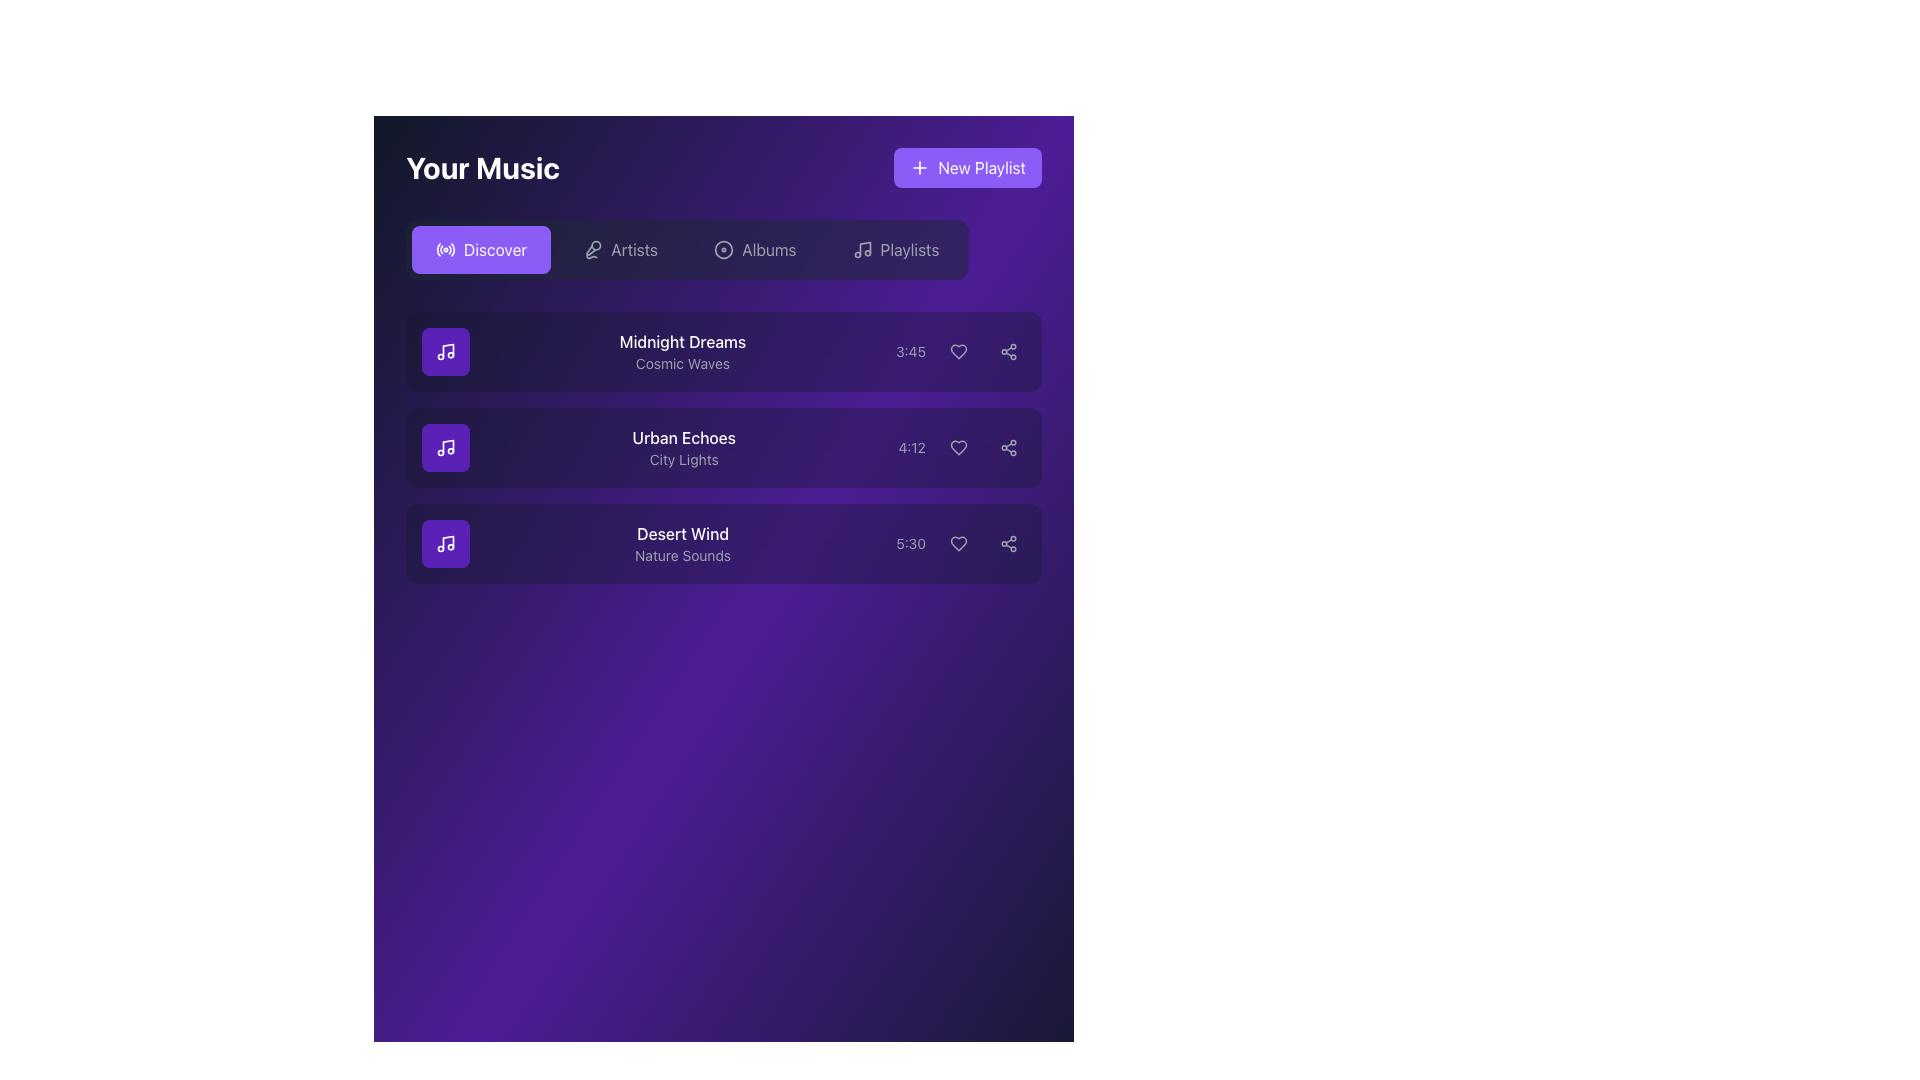 The image size is (1920, 1080). I want to click on the 'Albums' button, so click(753, 249).